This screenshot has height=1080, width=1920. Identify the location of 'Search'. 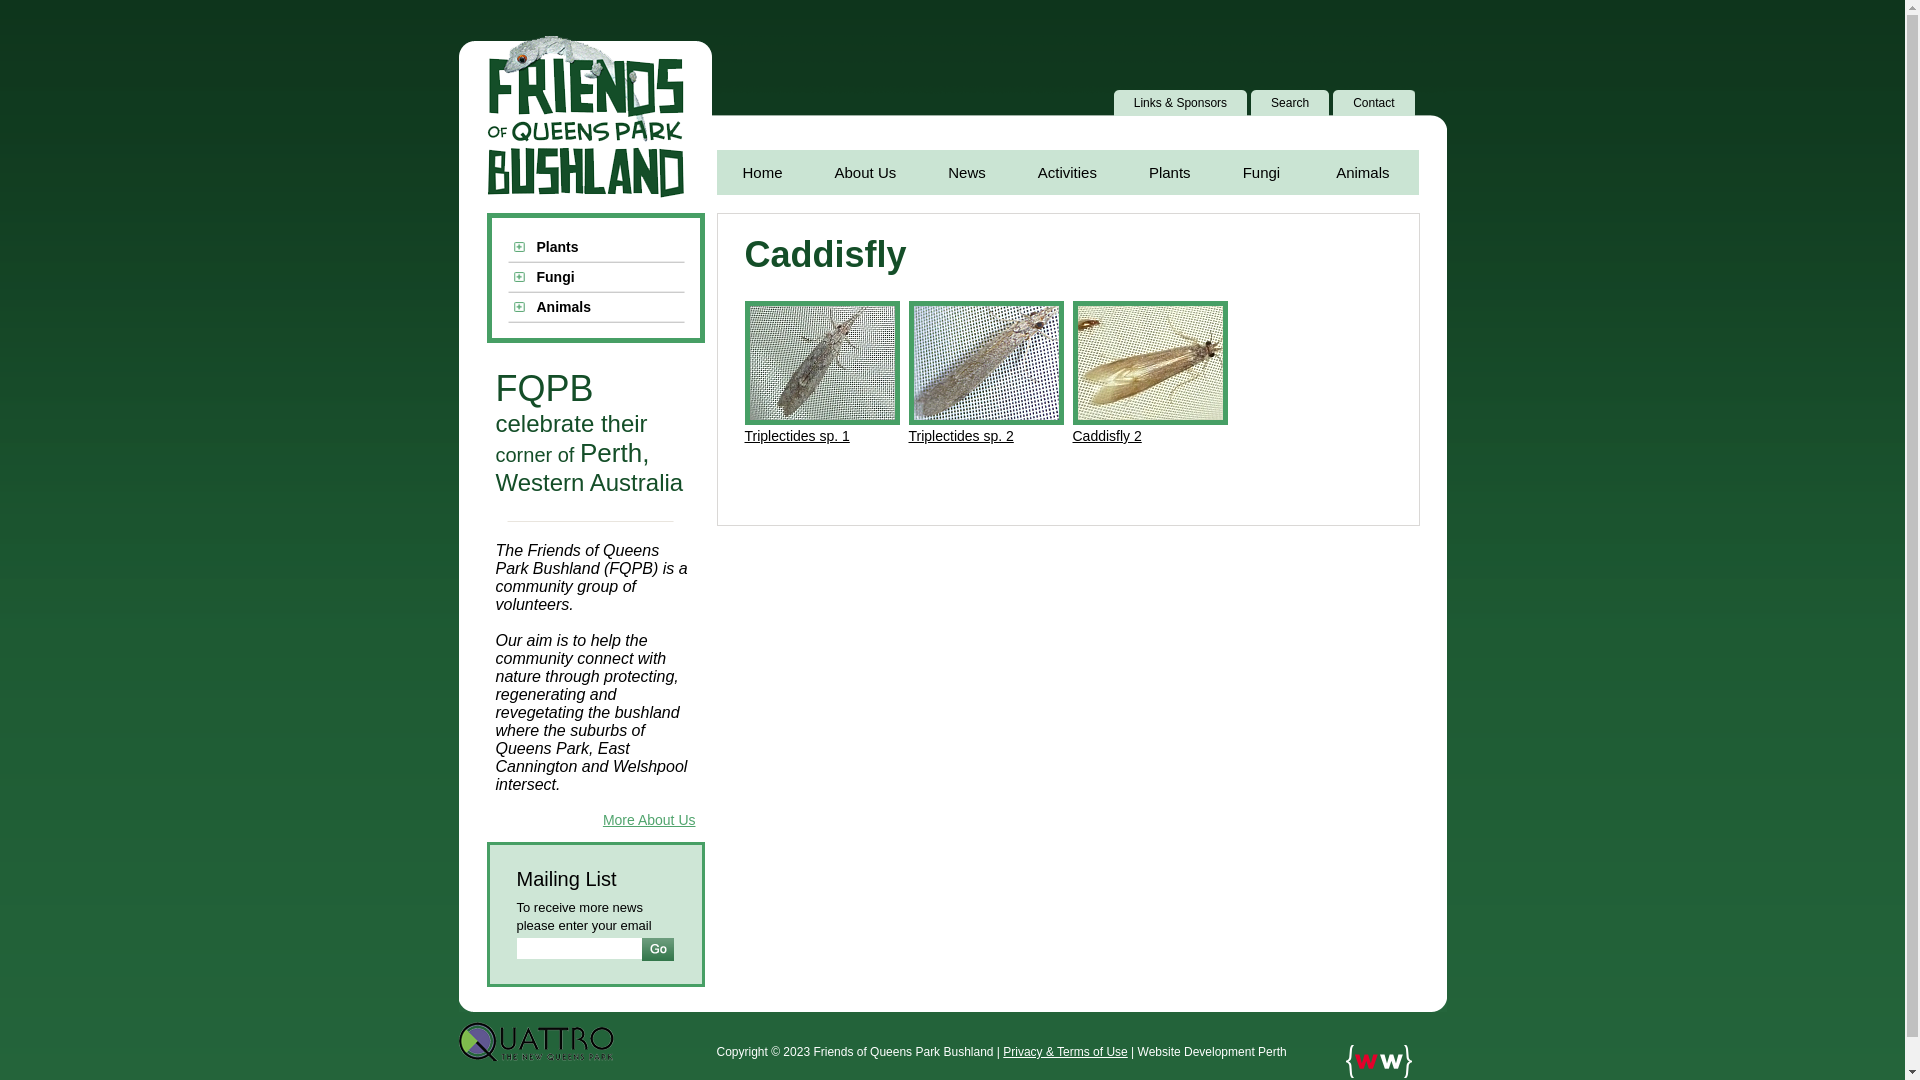
(1293, 103).